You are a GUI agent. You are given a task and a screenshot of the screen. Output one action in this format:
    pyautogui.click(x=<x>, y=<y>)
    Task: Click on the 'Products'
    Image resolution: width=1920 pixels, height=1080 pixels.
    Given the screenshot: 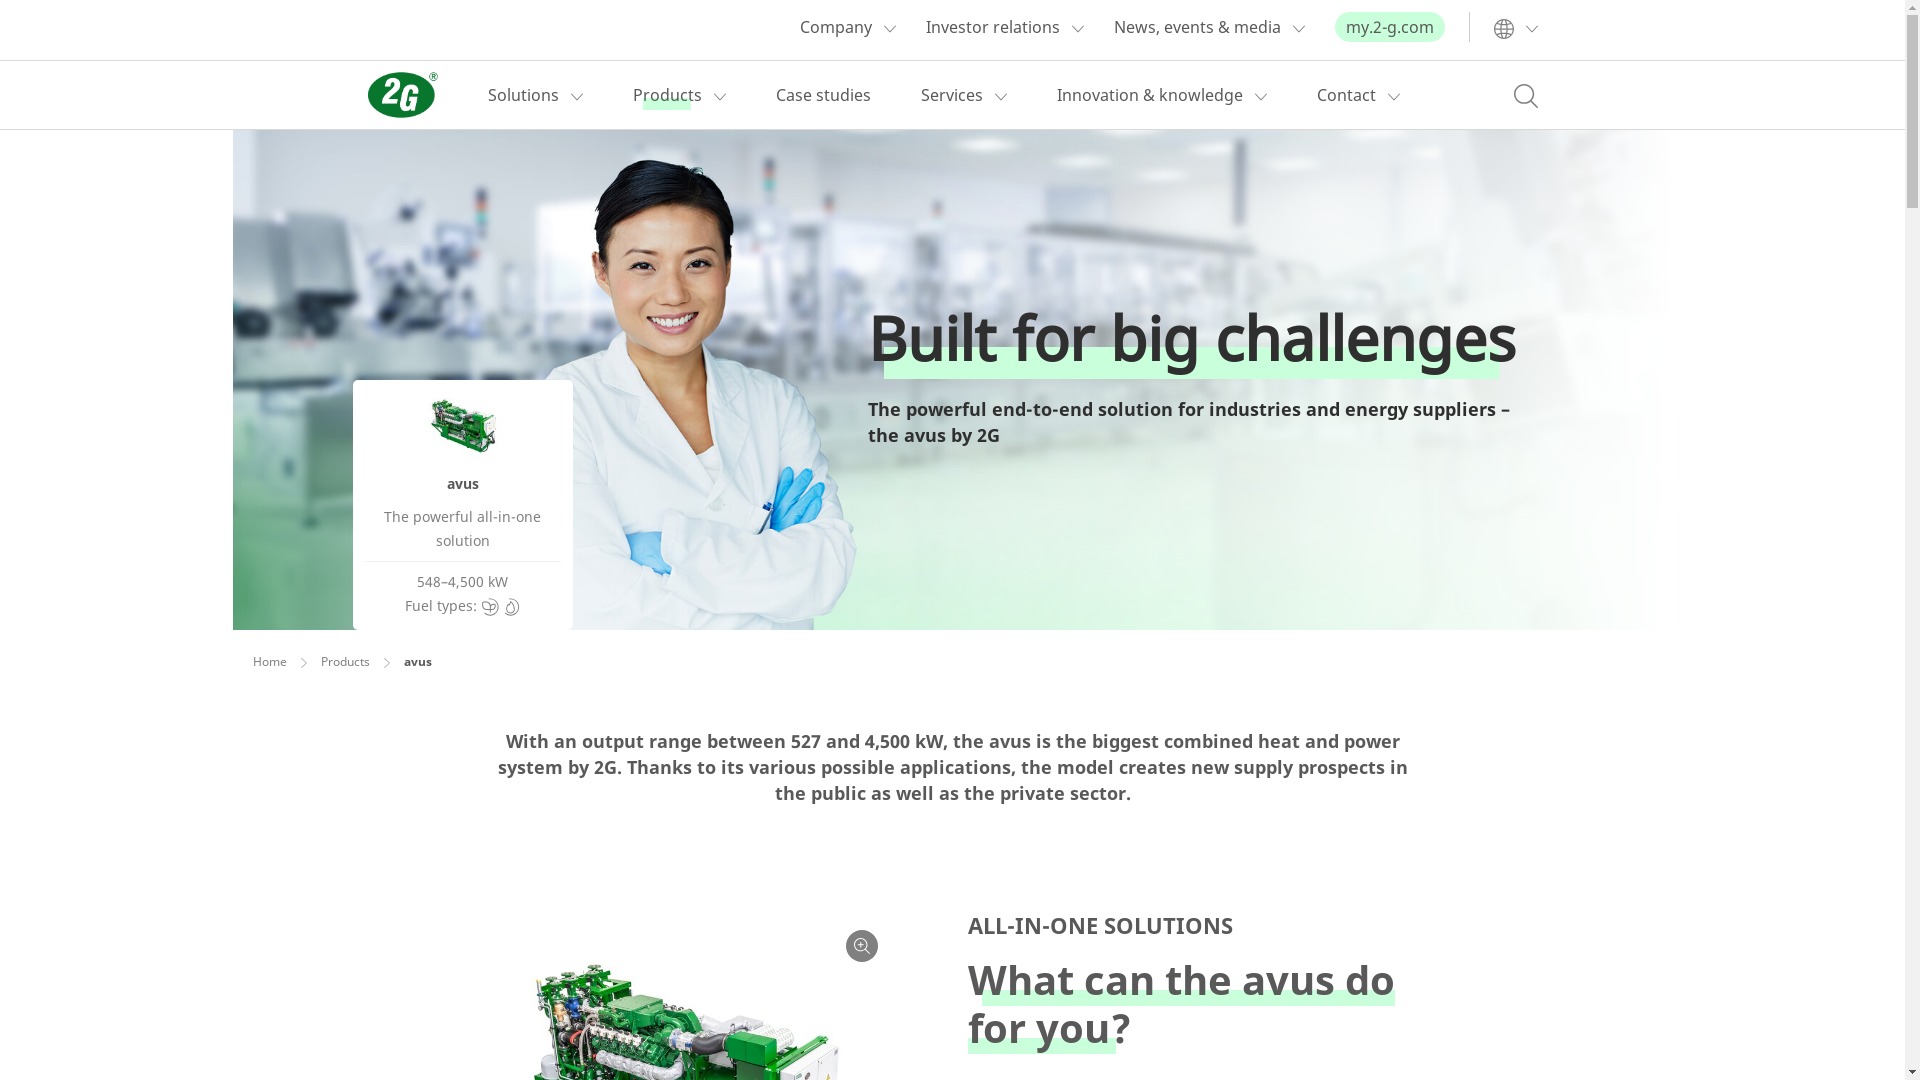 What is the action you would take?
    pyautogui.click(x=631, y=95)
    